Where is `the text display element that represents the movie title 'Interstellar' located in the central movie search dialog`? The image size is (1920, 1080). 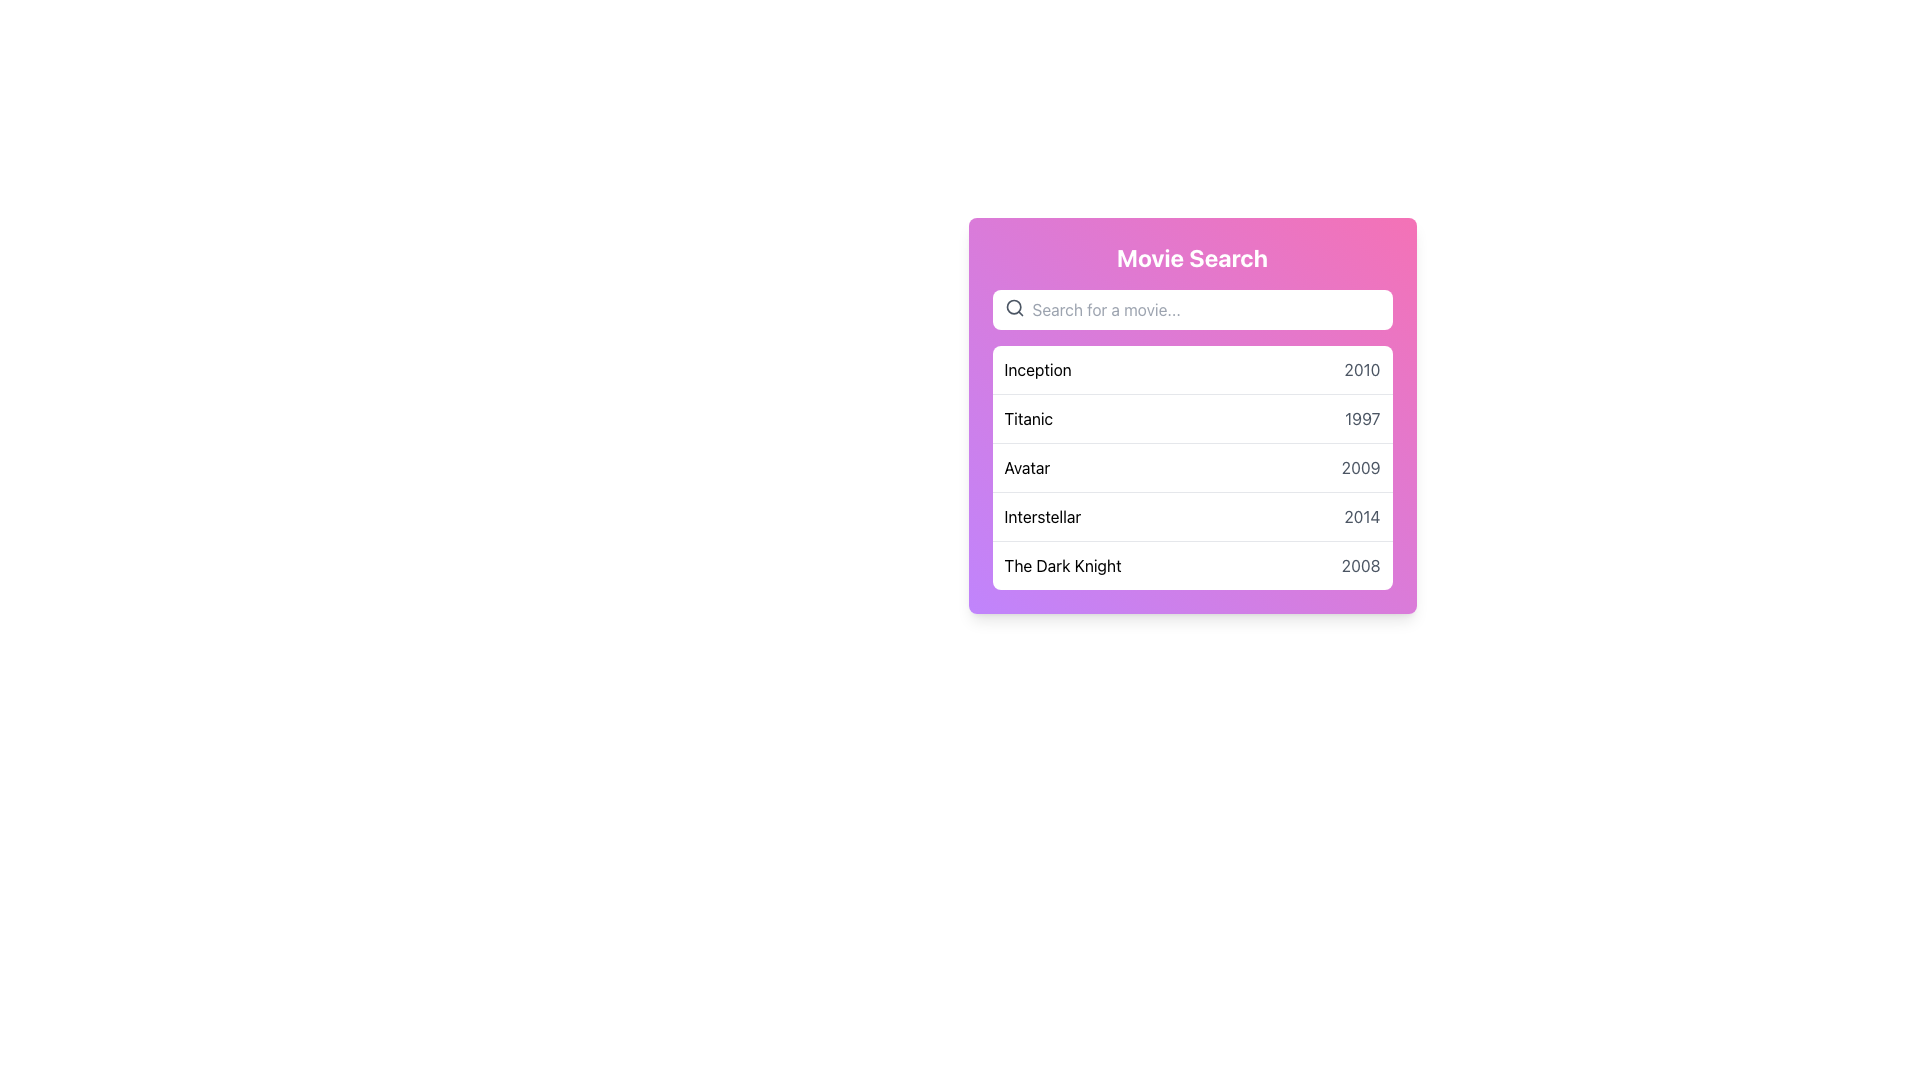 the text display element that represents the movie title 'Interstellar' located in the central movie search dialog is located at coordinates (1041, 515).